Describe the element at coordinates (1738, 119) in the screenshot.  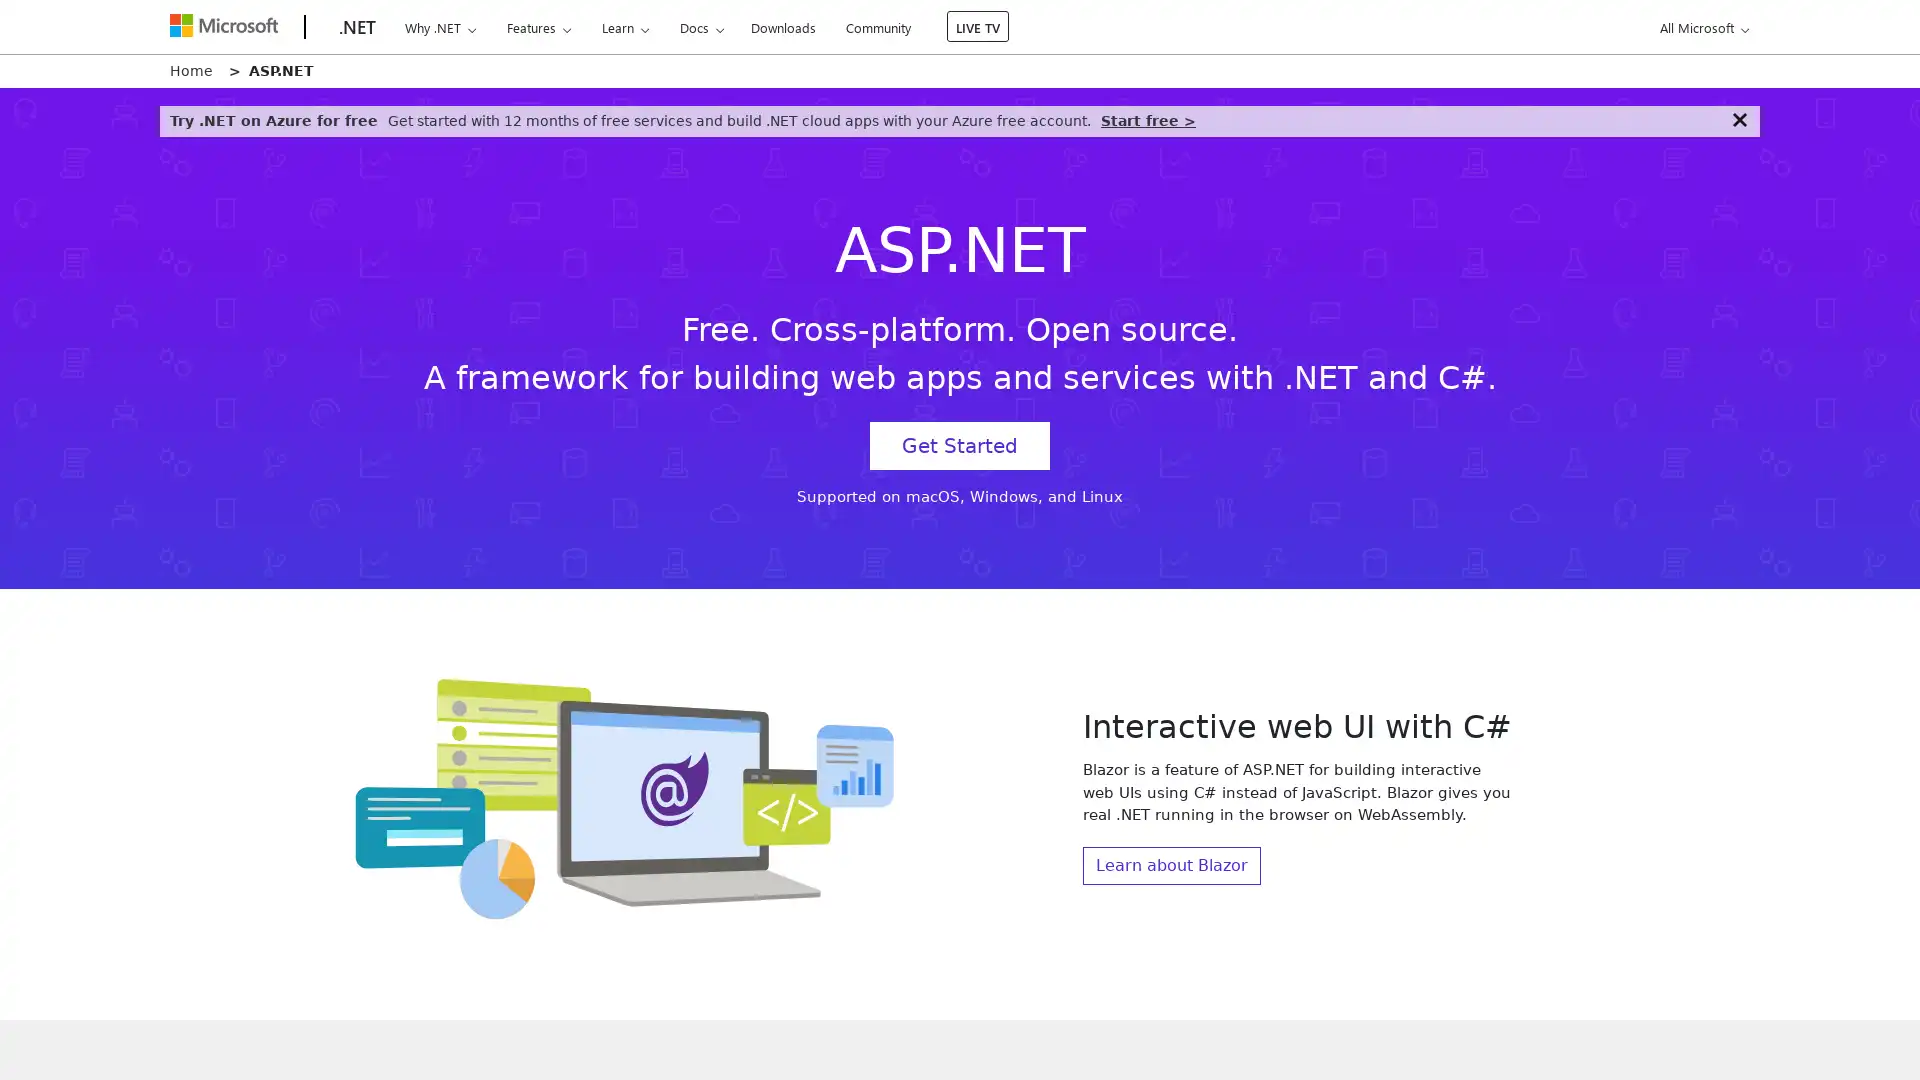
I see `close` at that location.